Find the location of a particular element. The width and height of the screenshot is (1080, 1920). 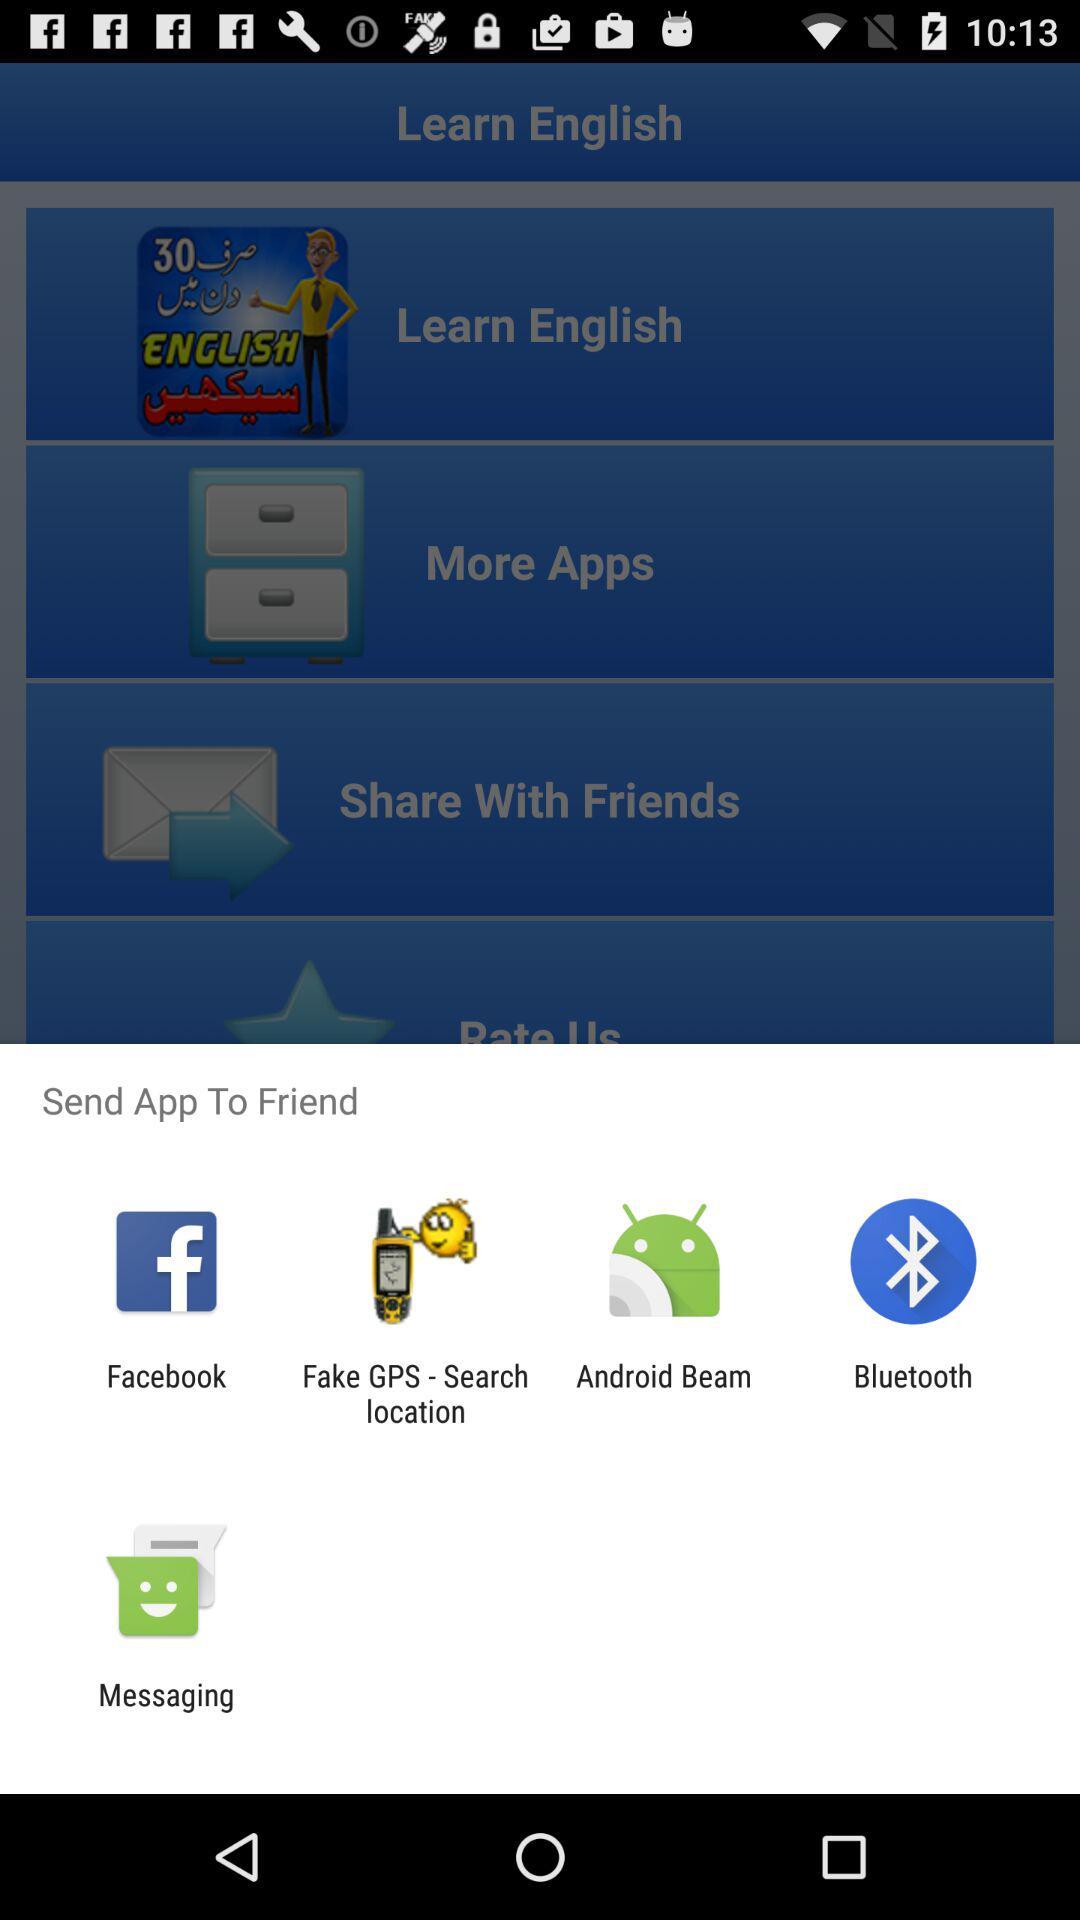

item to the right of the android beam app is located at coordinates (913, 1392).